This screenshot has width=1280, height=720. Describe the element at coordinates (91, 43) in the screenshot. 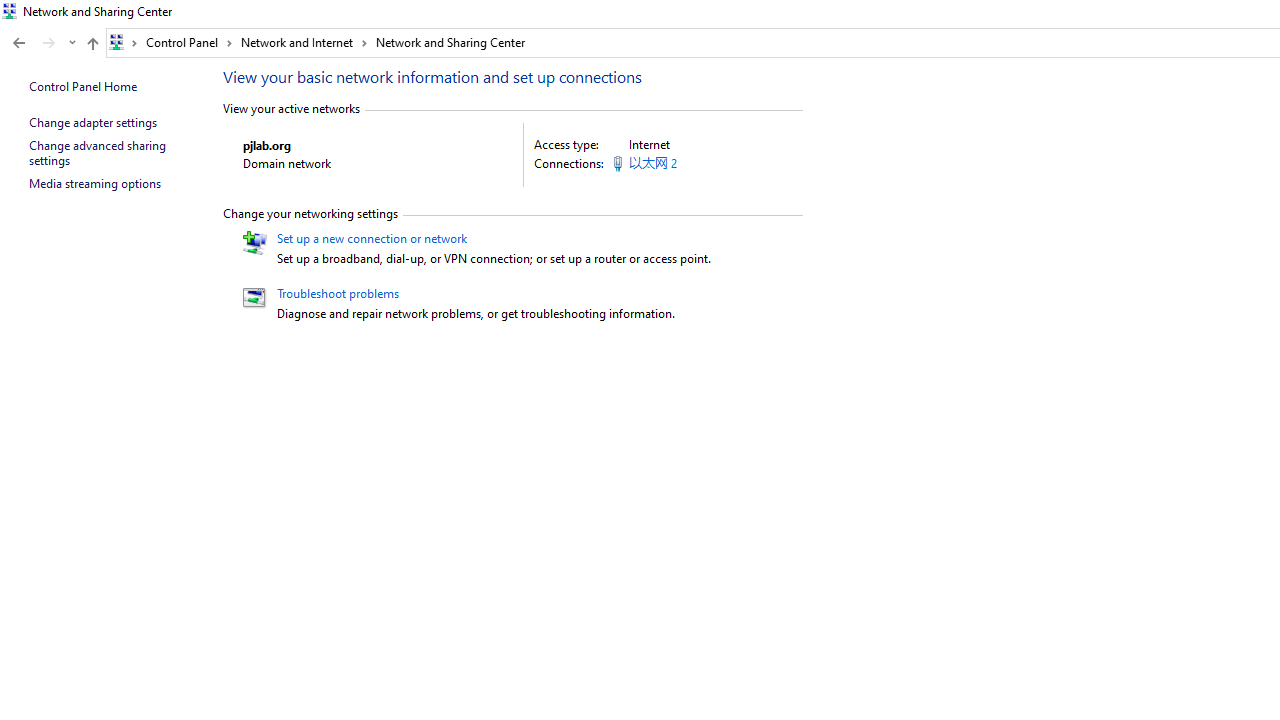

I see `'Up to "Network and Internet" (Alt + Up Arrow)'` at that location.